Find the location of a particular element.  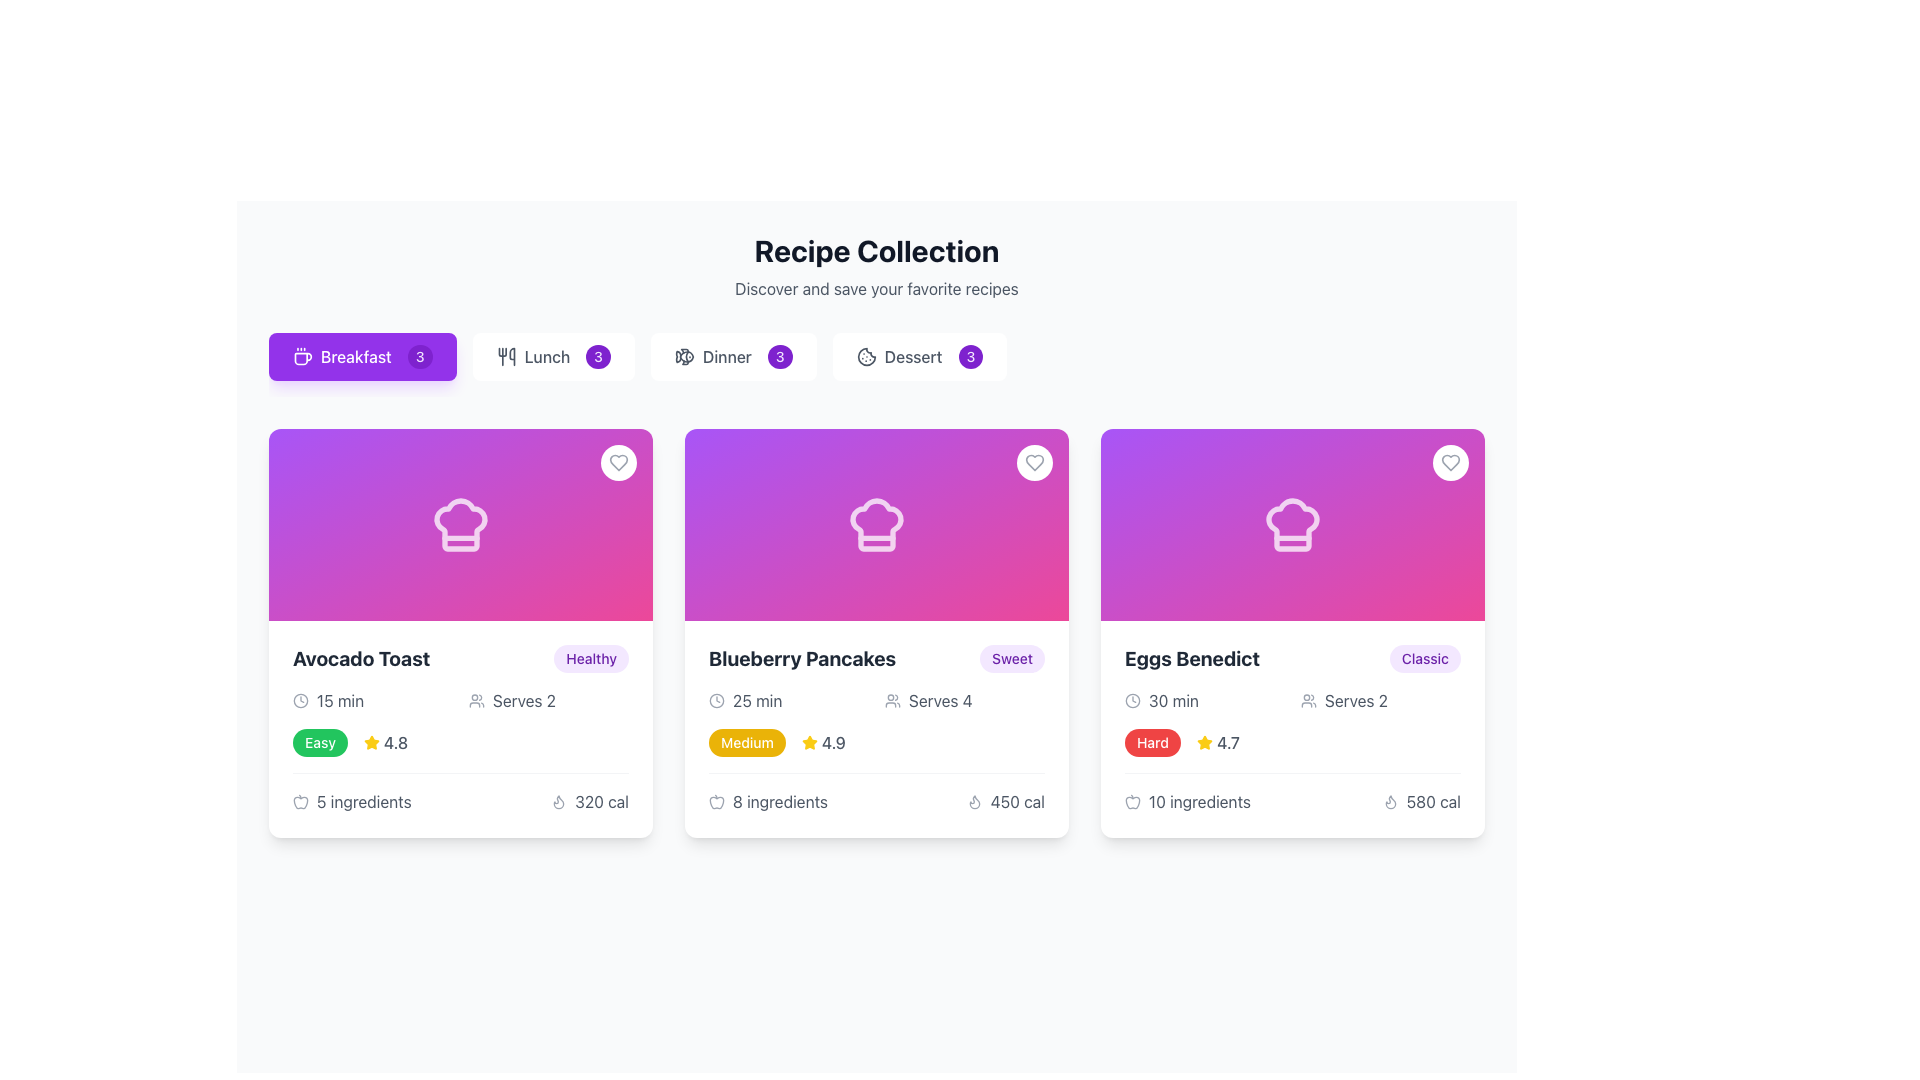

the numerical indicator badge displaying the value '3', which is located at the upper-right corner of the 'Dessert' button in the 'Recipe Collection' section is located at coordinates (970, 356).